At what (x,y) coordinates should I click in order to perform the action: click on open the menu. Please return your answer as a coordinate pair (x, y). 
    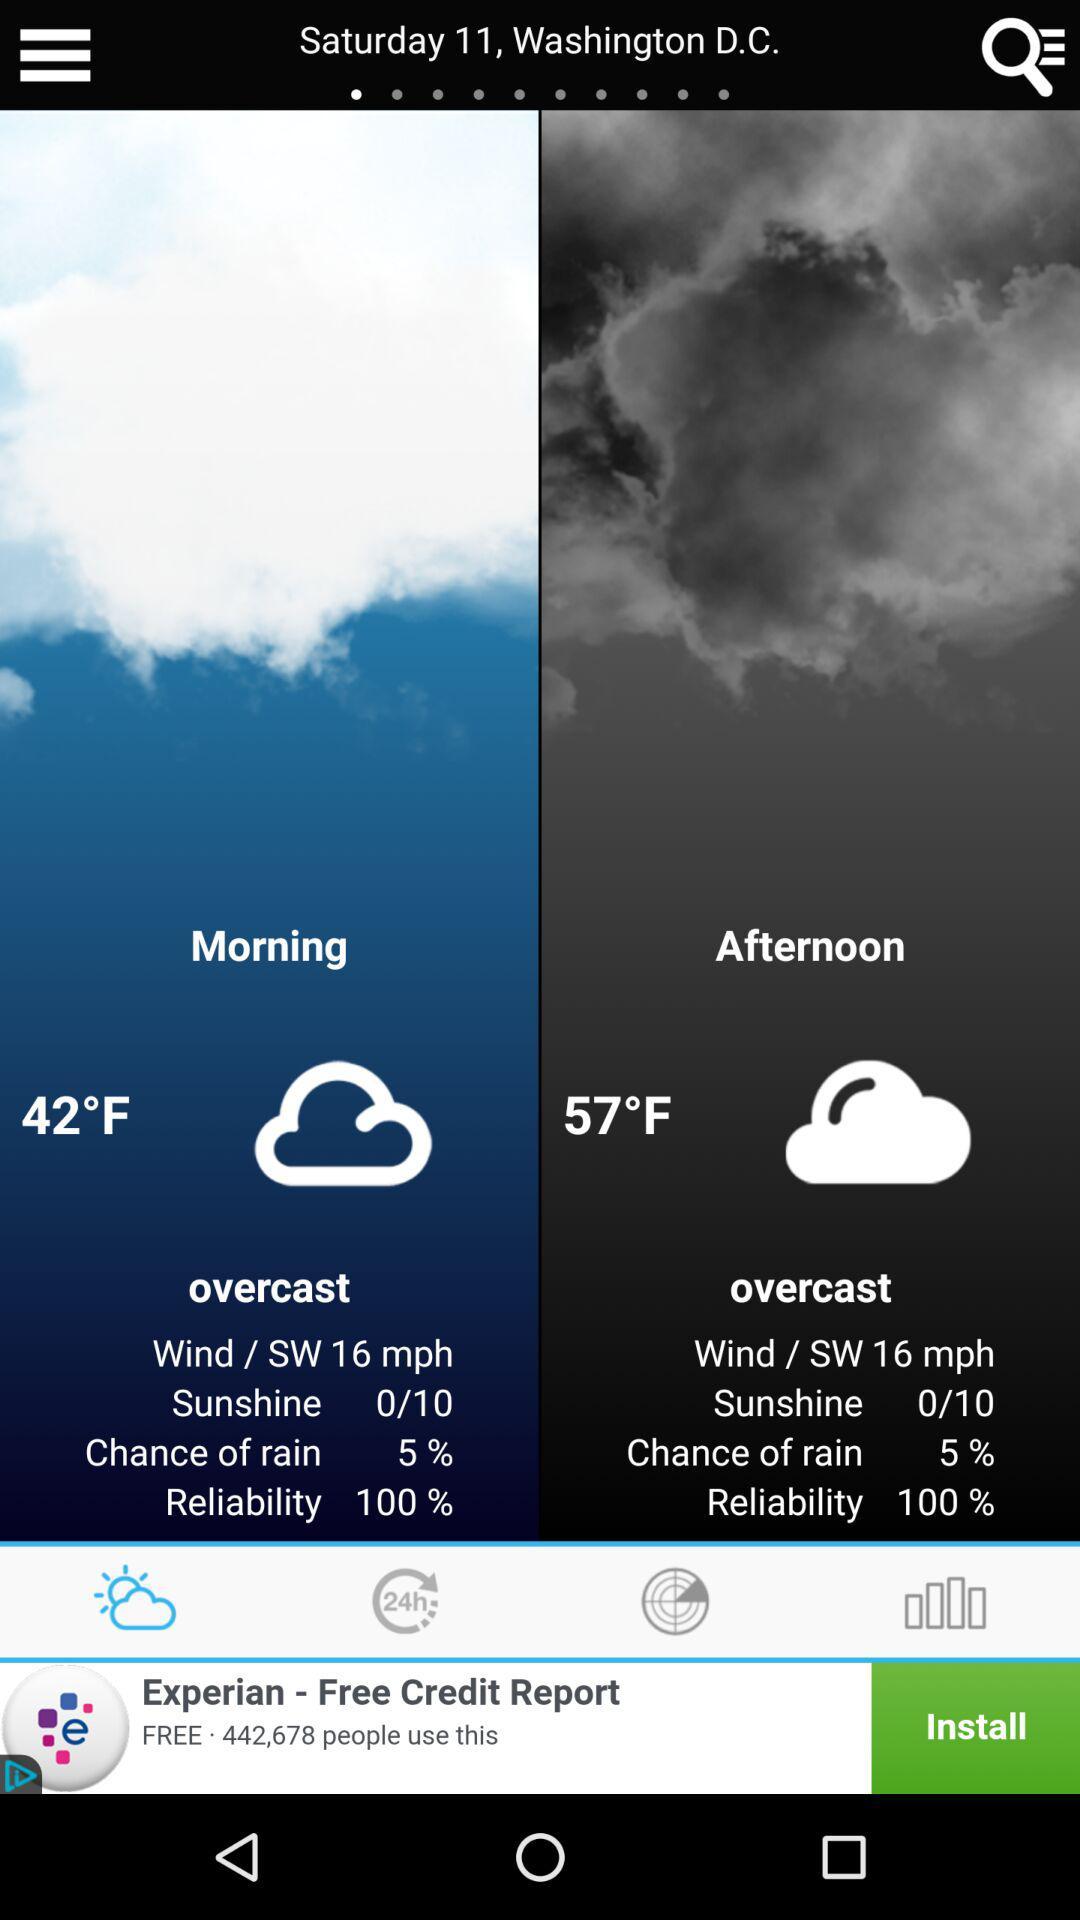
    Looking at the image, I should click on (54, 55).